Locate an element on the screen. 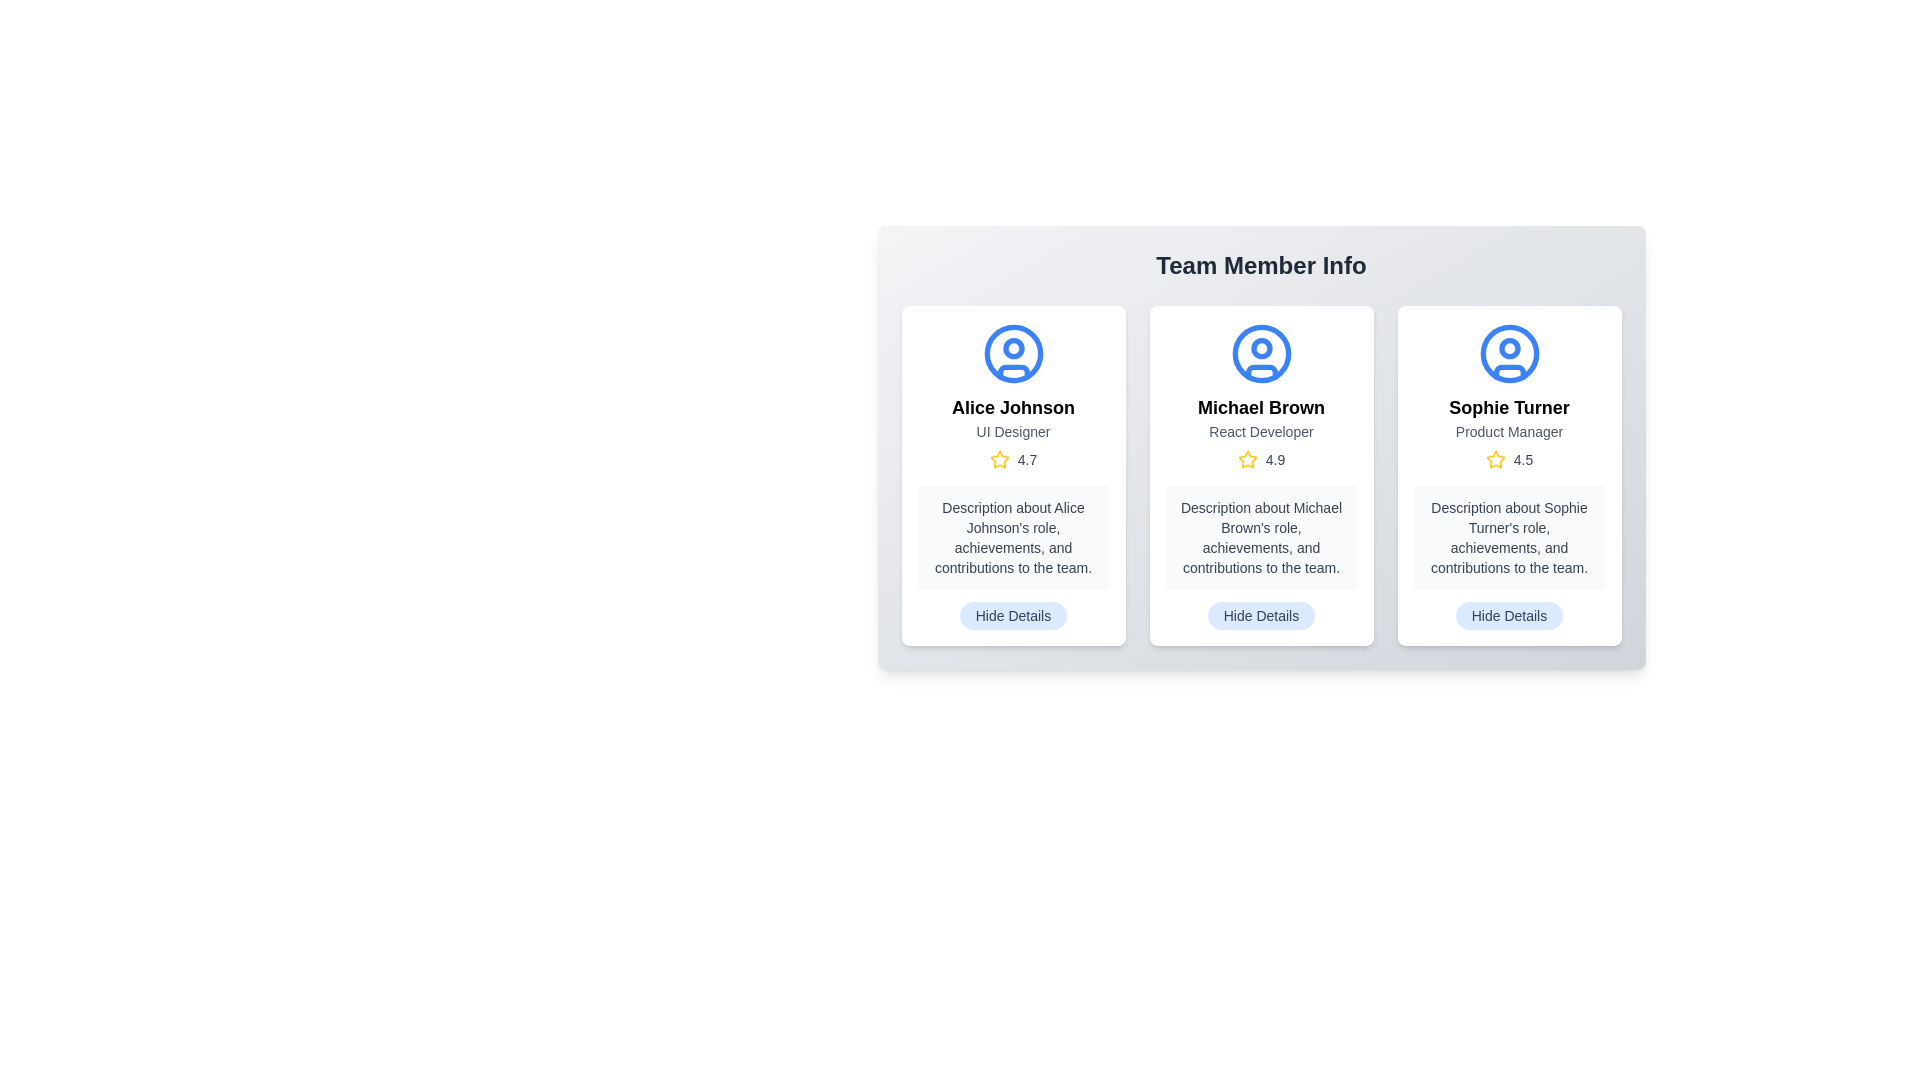 This screenshot has width=1920, height=1080. the pill-shaped 'Hide Details' button with light blue background and gray text, located at the bottom-center of the card detailing Alice Johnson's information is located at coordinates (1013, 615).